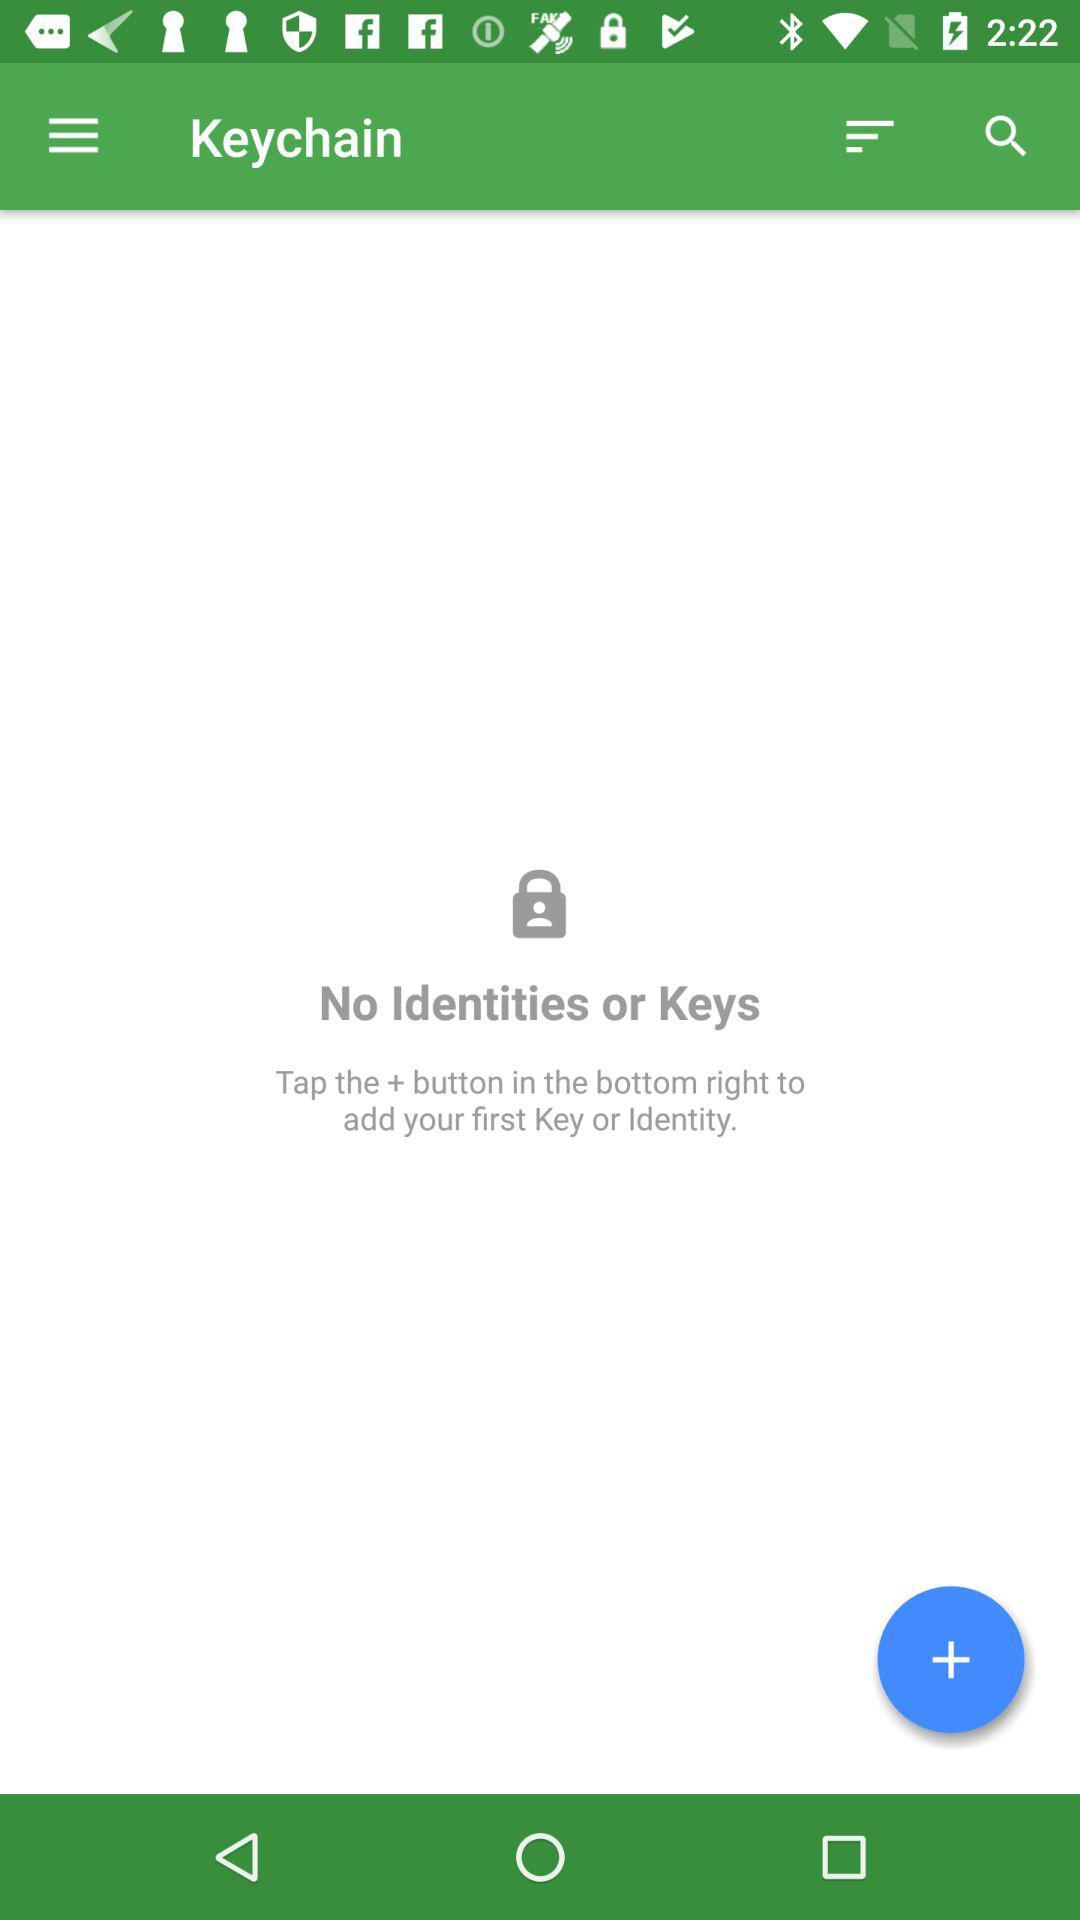 The height and width of the screenshot is (1920, 1080). Describe the element at coordinates (950, 1659) in the screenshot. I see `the add icon` at that location.